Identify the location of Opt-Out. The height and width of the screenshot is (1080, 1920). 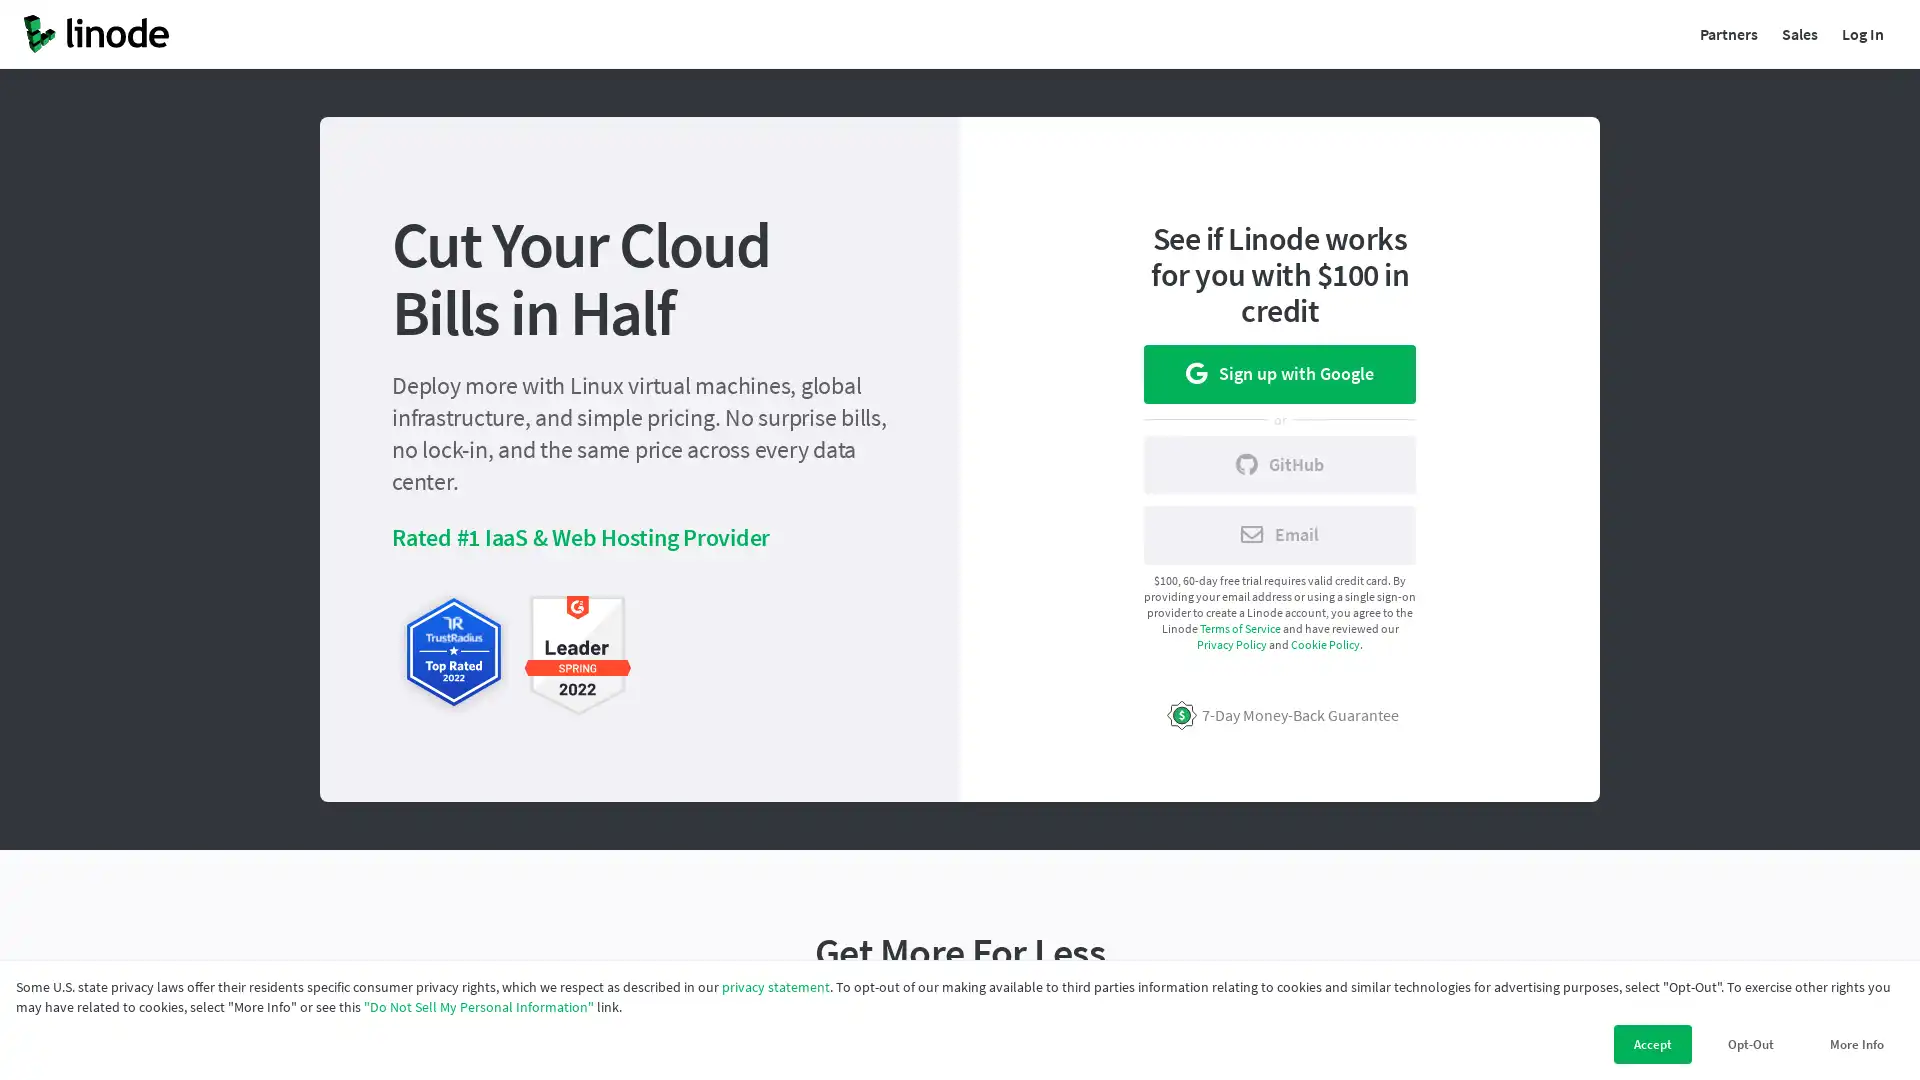
(1750, 1043).